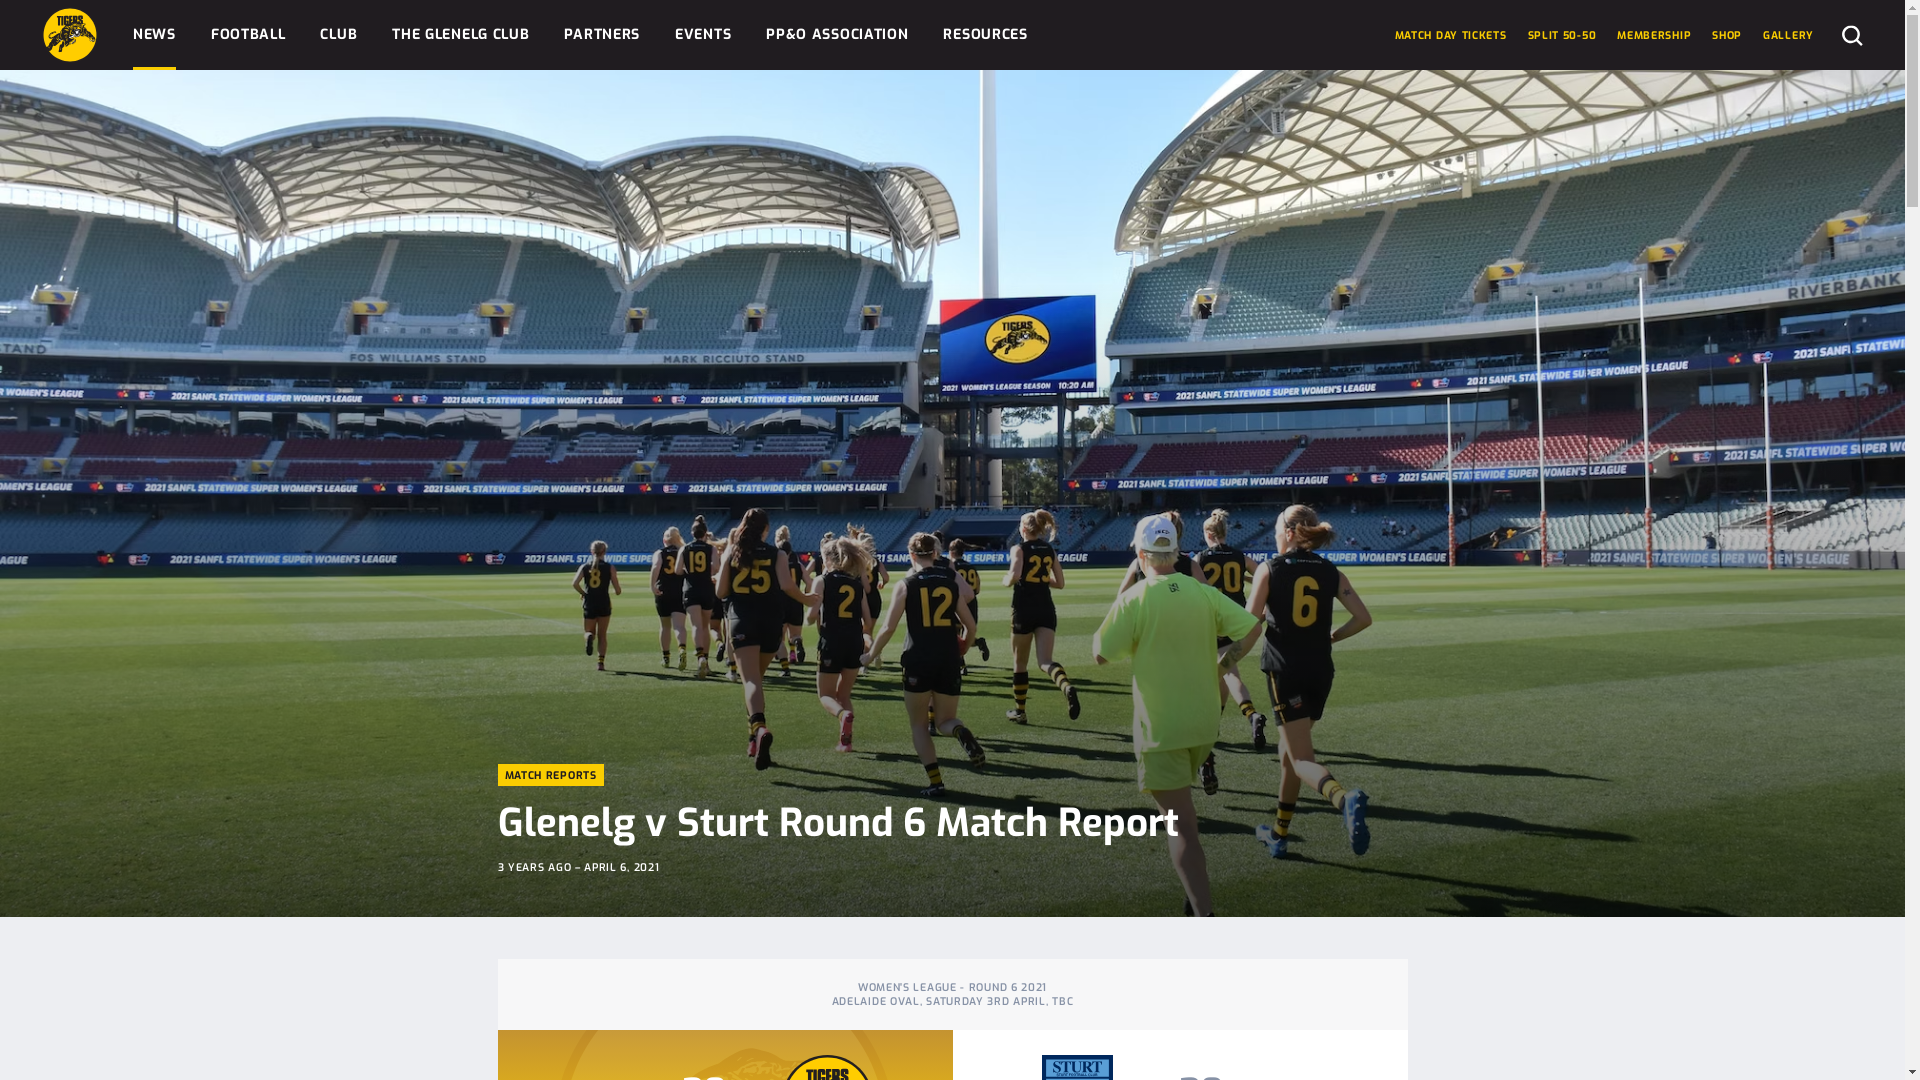 The image size is (1920, 1080). What do you see at coordinates (1450, 34) in the screenshot?
I see `'MATCH DAY TICKETS'` at bounding box center [1450, 34].